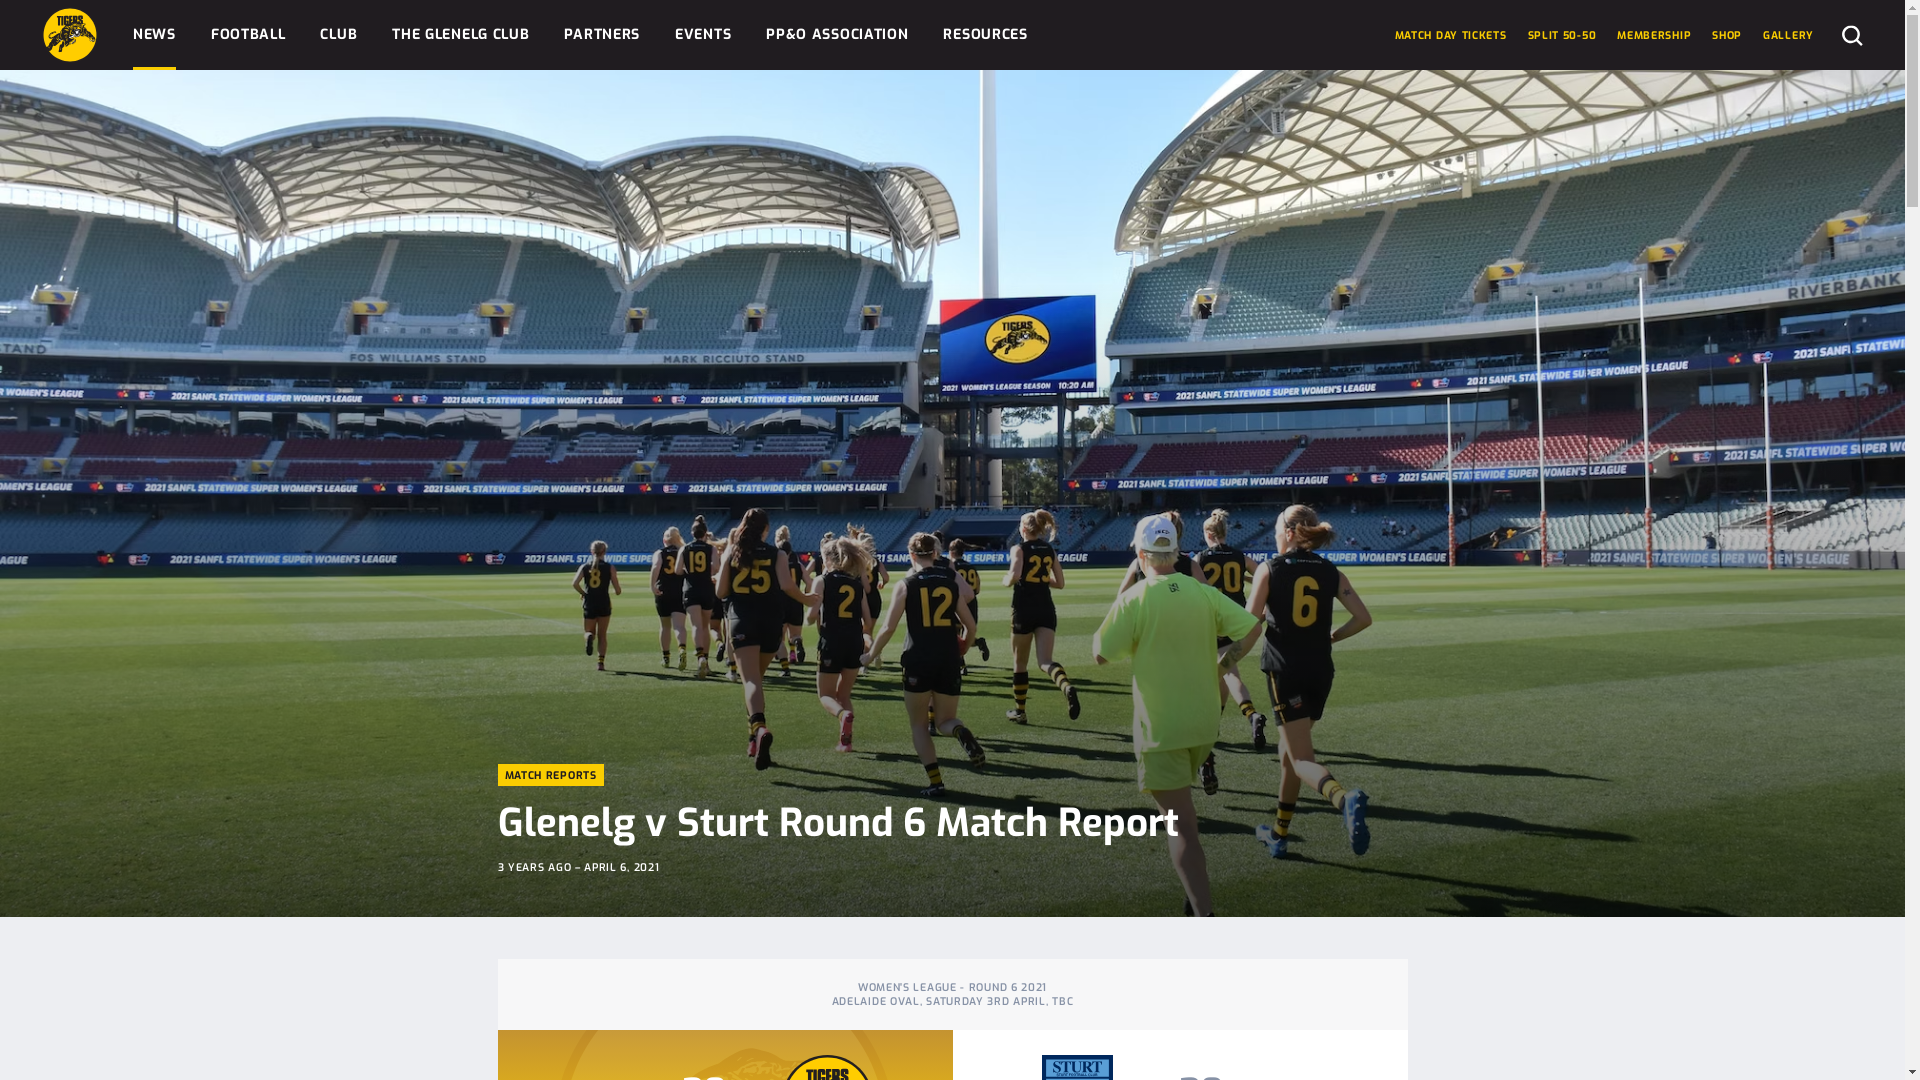 The image size is (1920, 1080). What do you see at coordinates (1450, 34) in the screenshot?
I see `'MATCH DAY TICKETS'` at bounding box center [1450, 34].